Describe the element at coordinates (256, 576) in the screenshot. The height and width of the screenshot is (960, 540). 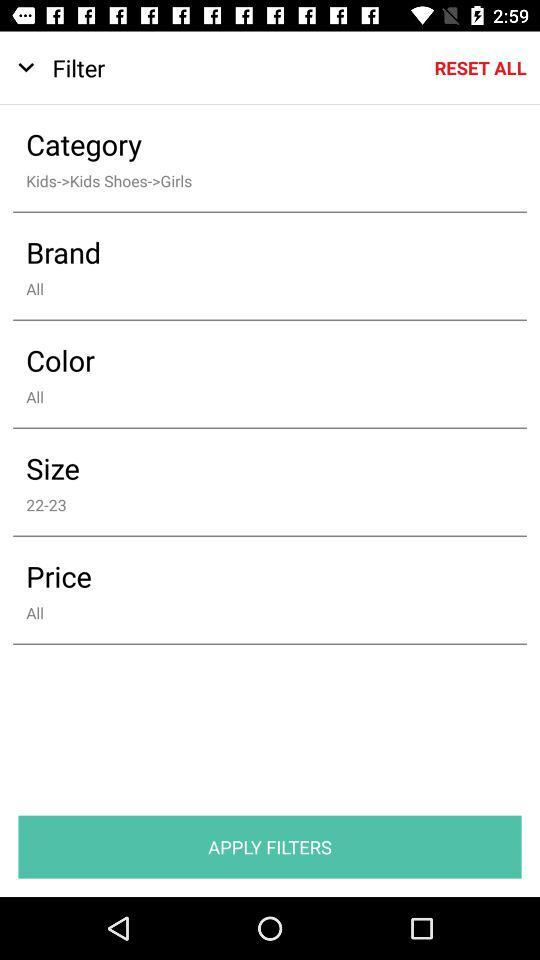
I see `icon below 22-23` at that location.